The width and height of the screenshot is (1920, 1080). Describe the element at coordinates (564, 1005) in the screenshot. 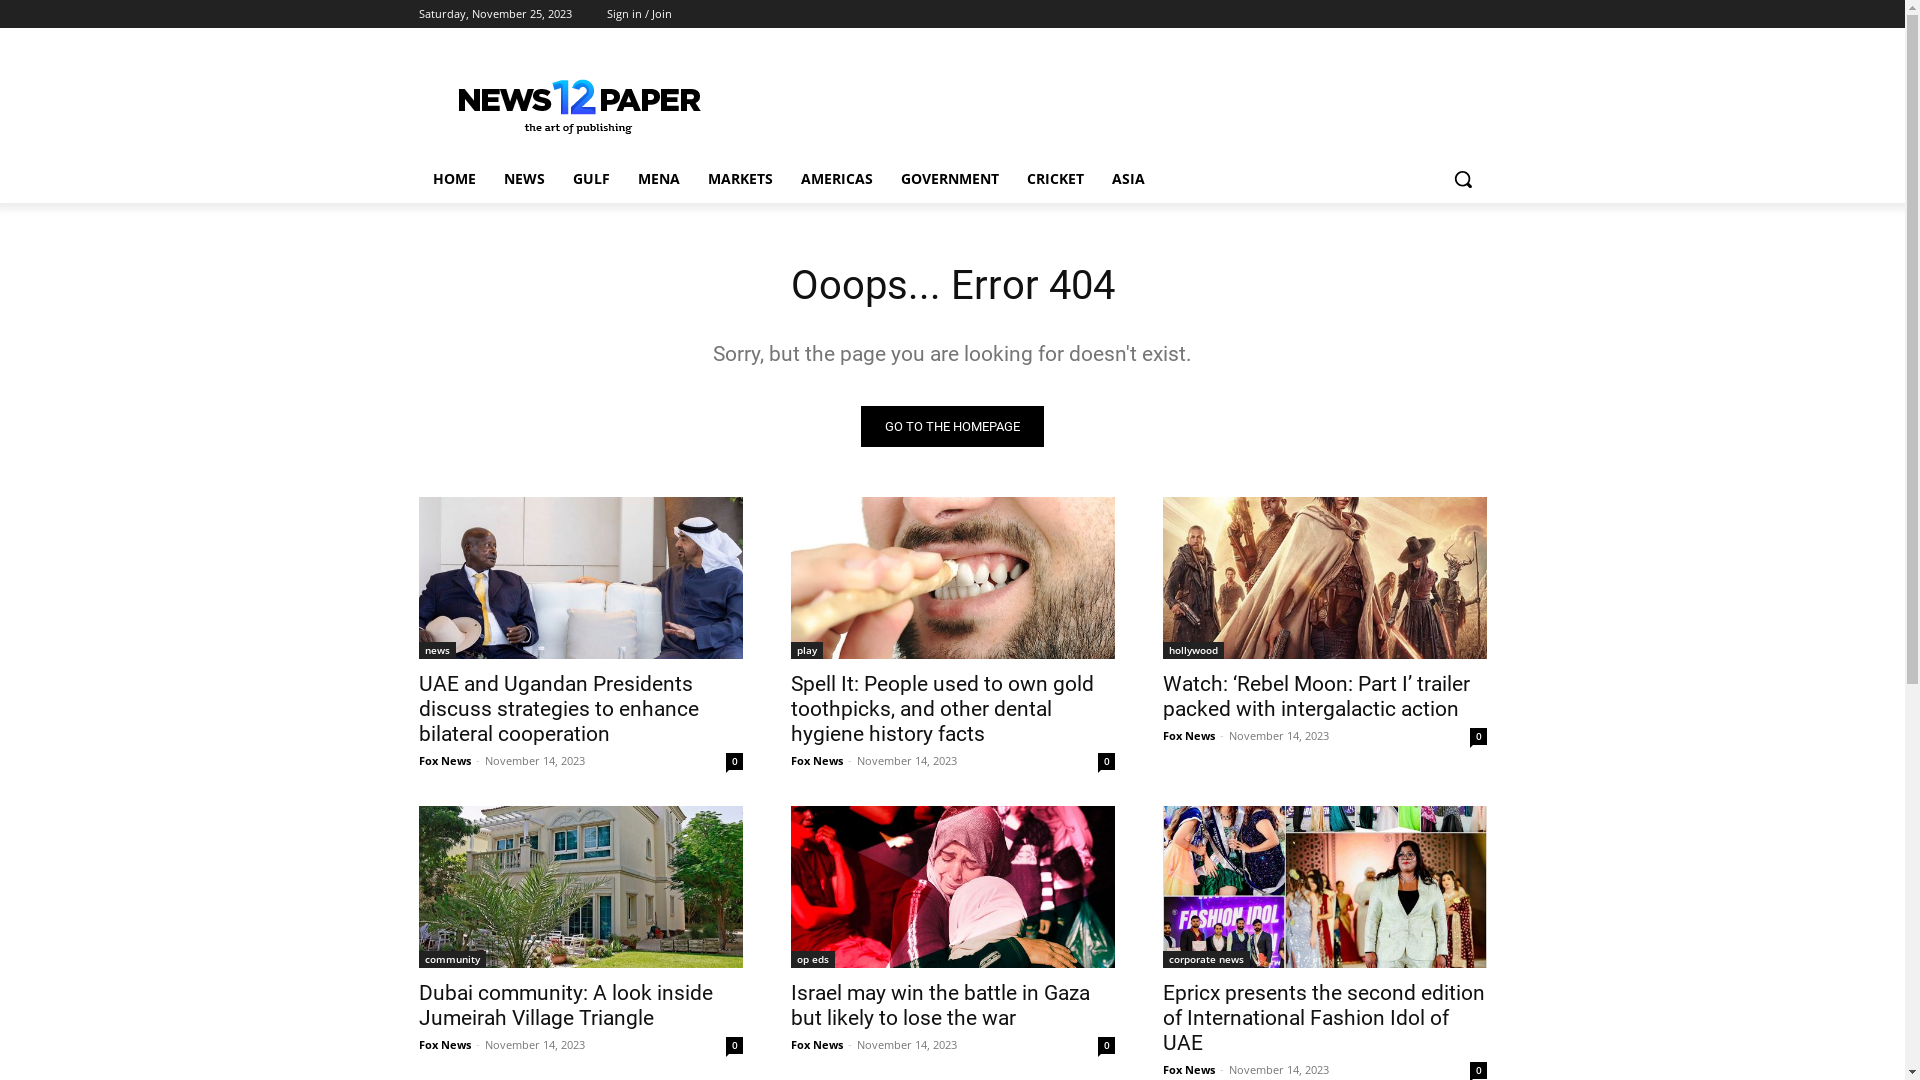

I see `'Dubai community: A look inside Jumeirah Village Triangle'` at that location.